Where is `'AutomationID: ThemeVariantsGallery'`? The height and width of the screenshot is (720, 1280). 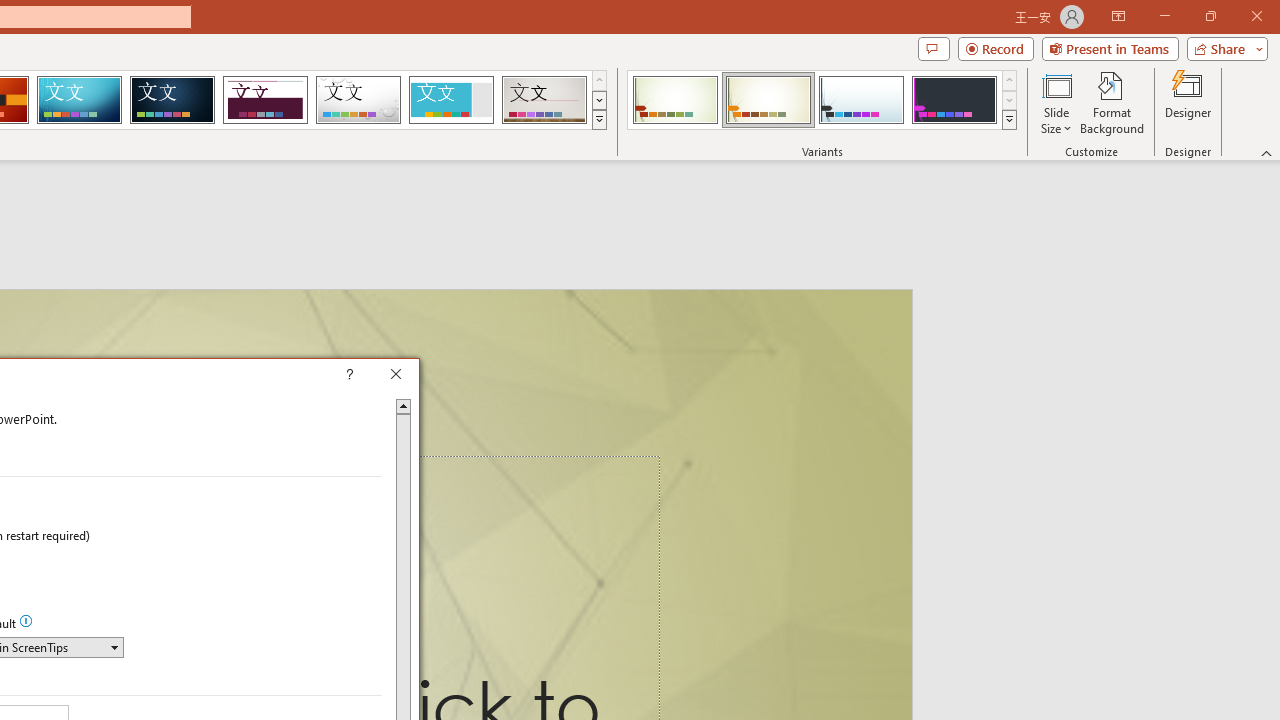
'AutomationID: ThemeVariantsGallery' is located at coordinates (823, 100).